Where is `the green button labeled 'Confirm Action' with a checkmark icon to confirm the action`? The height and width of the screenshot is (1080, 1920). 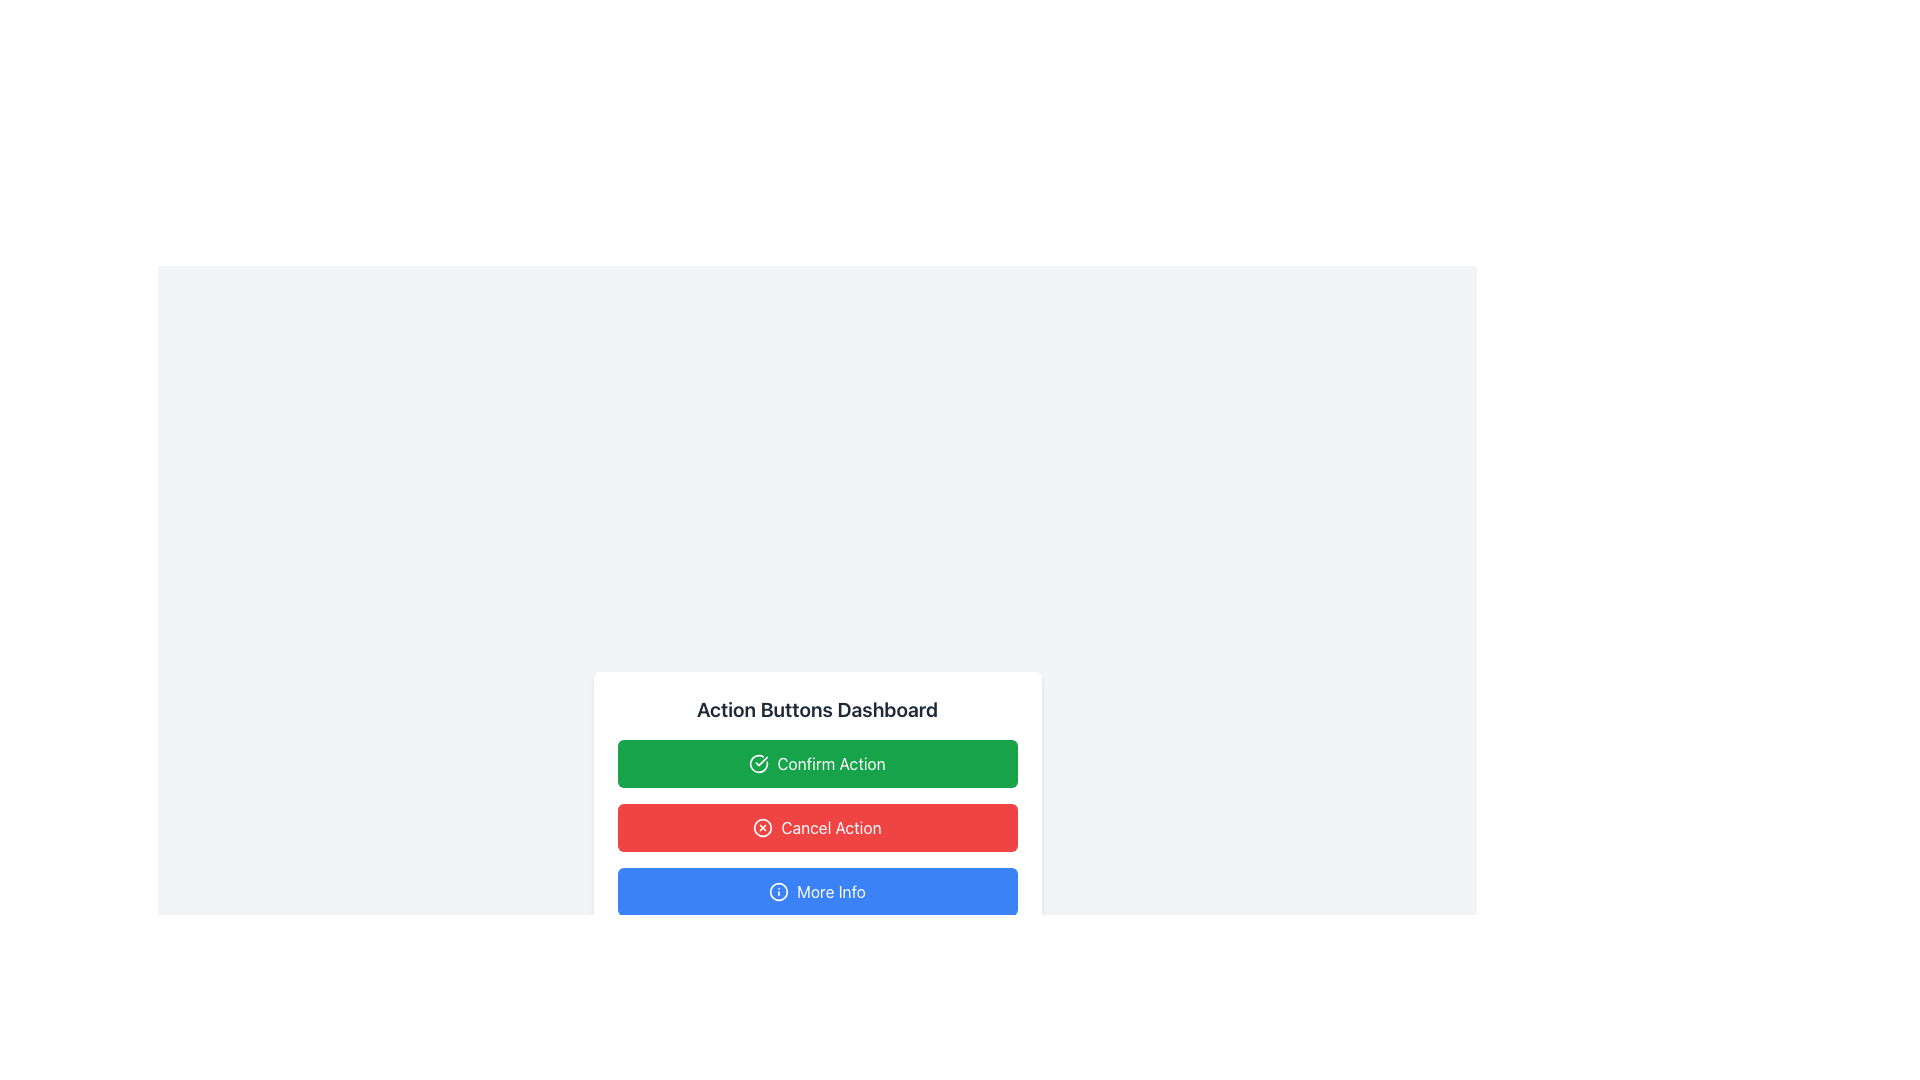 the green button labeled 'Confirm Action' with a checkmark icon to confirm the action is located at coordinates (817, 763).